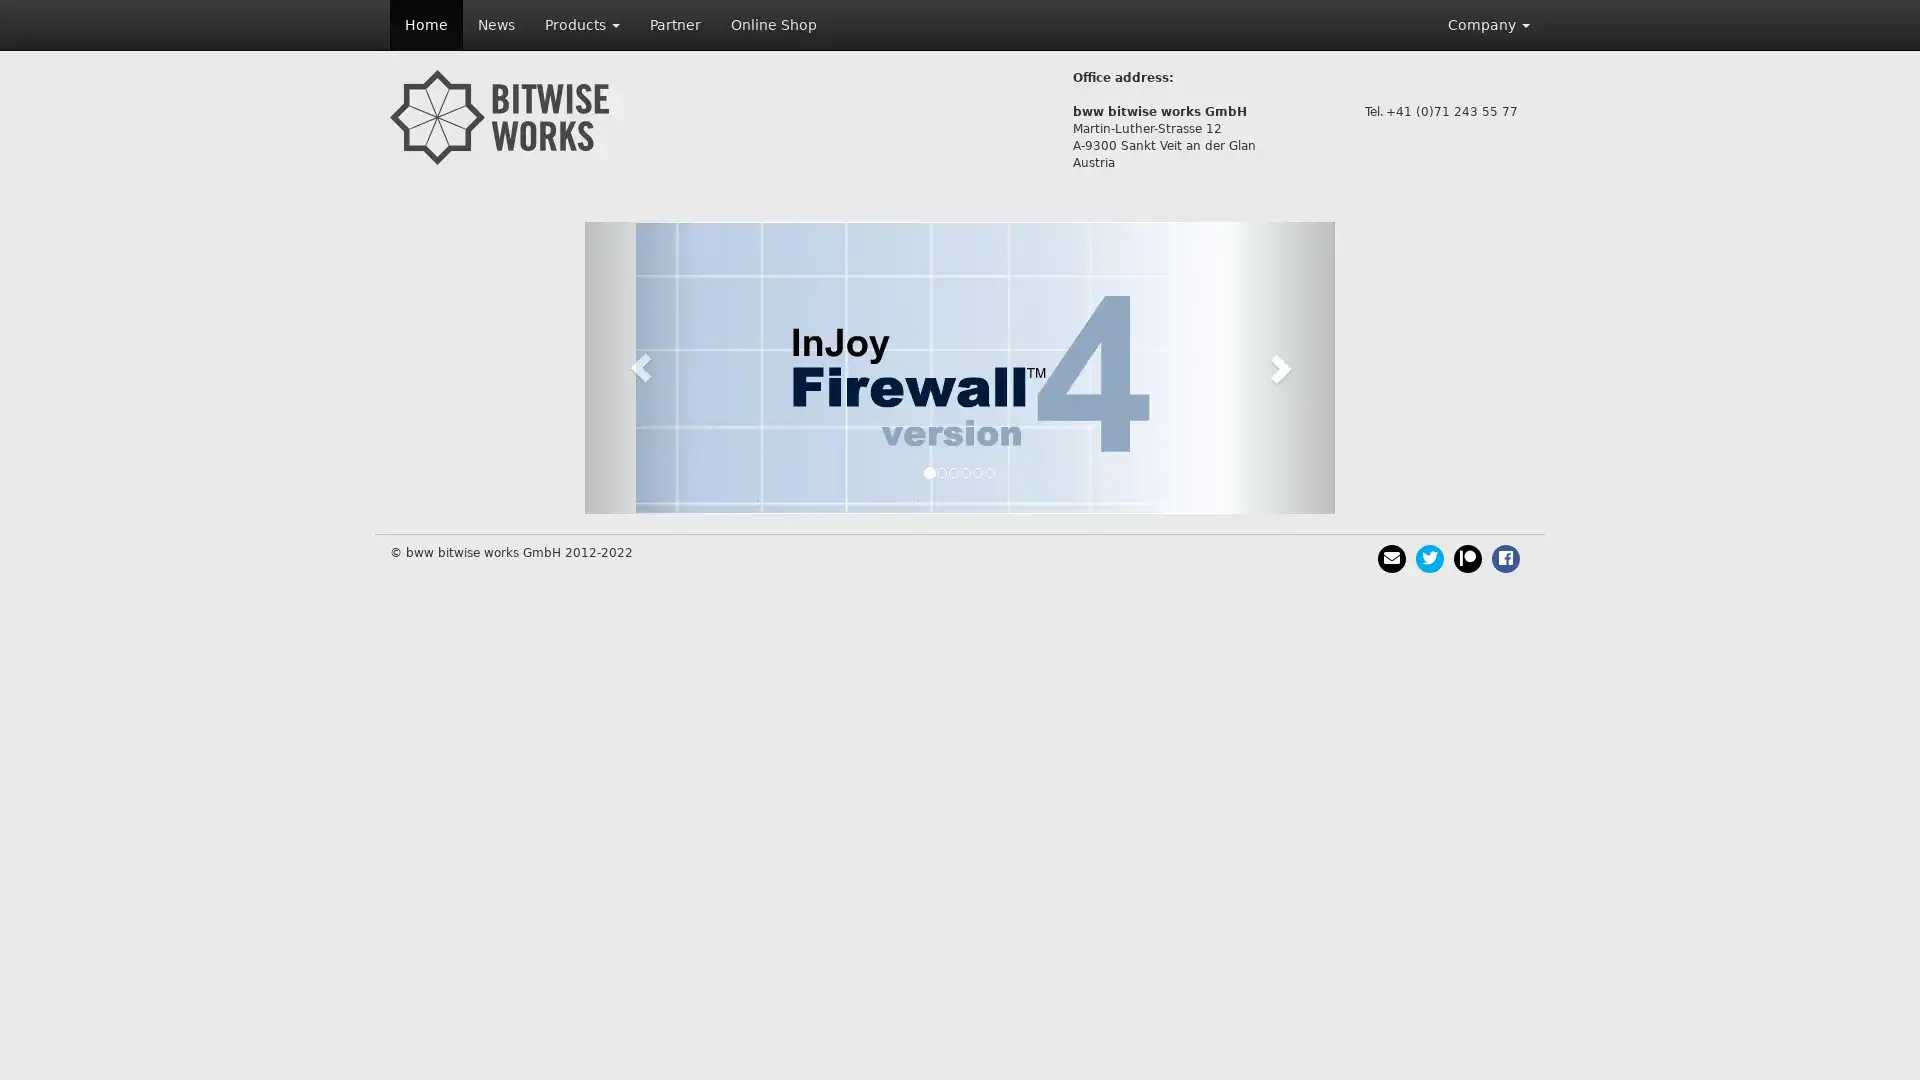 The height and width of the screenshot is (1080, 1920). What do you see at coordinates (1277, 367) in the screenshot?
I see `Next` at bounding box center [1277, 367].